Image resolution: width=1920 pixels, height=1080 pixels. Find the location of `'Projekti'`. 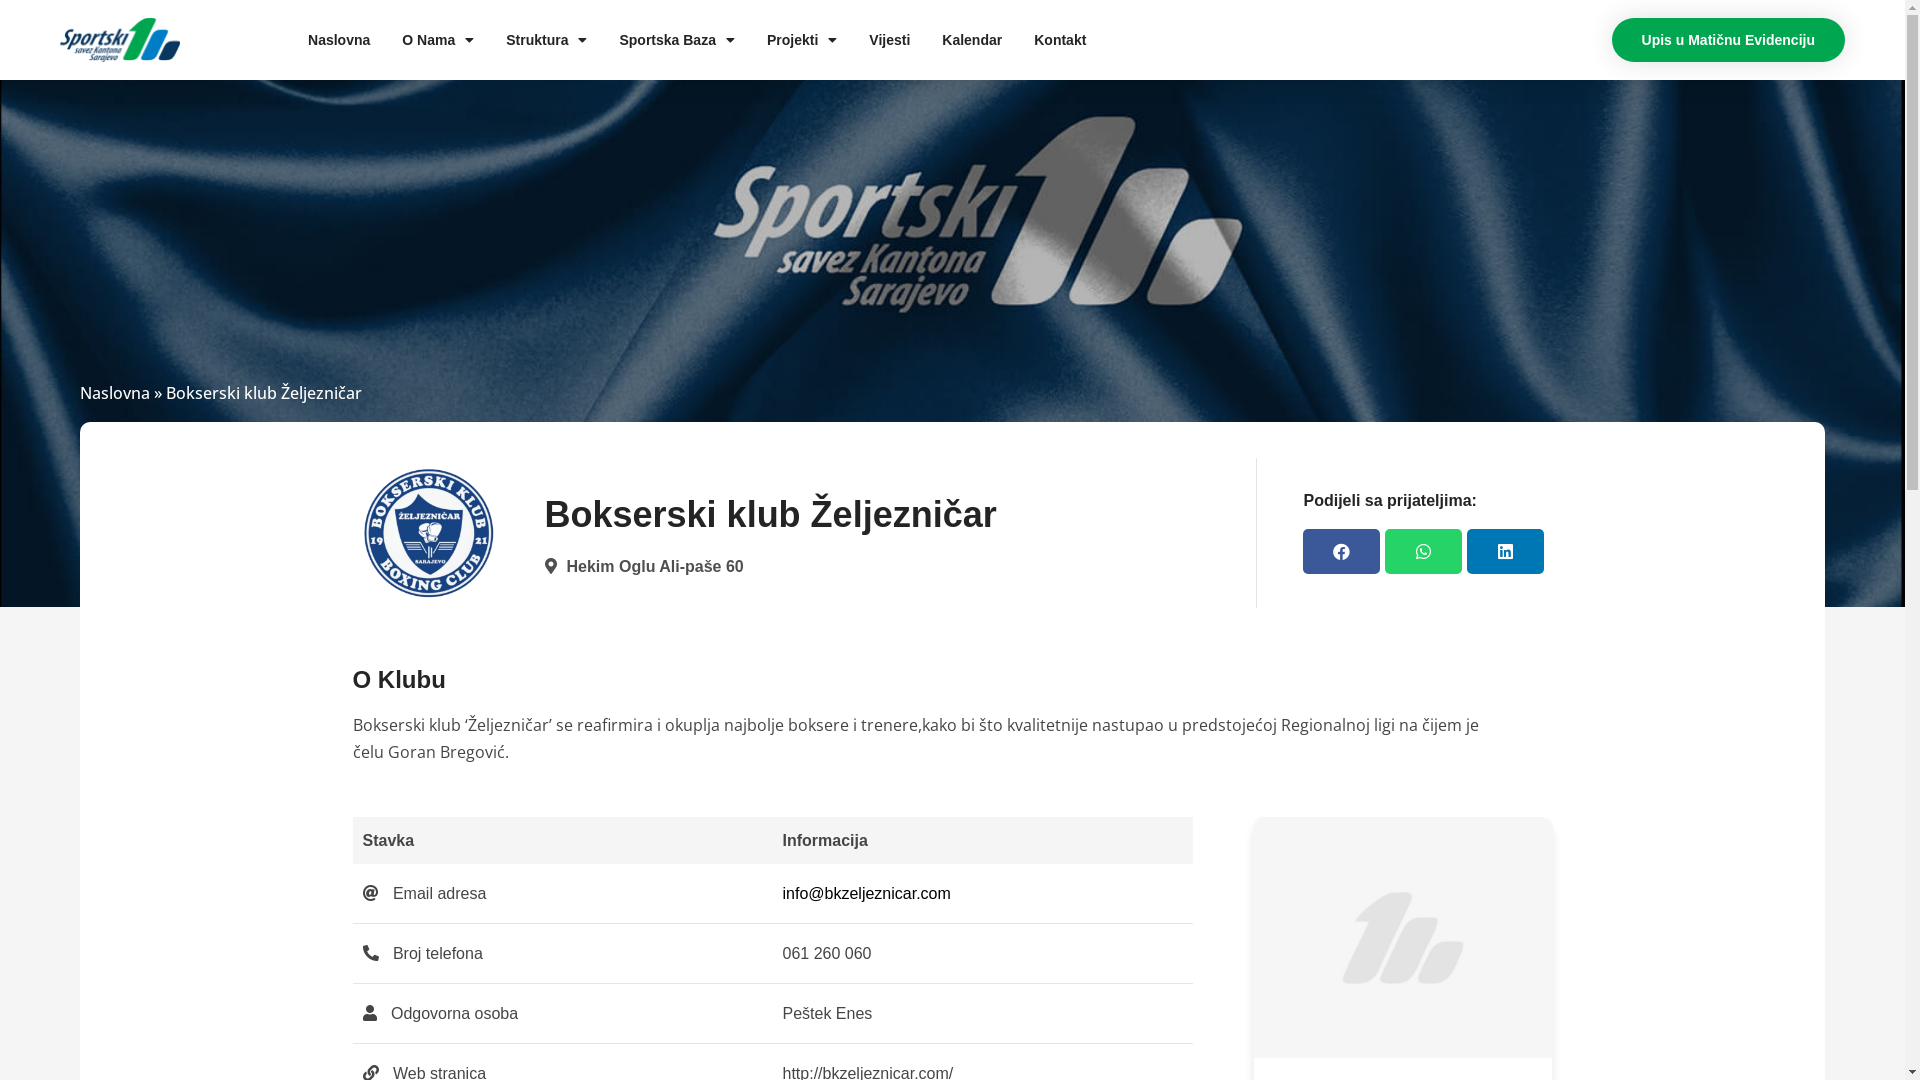

'Projekti' is located at coordinates (801, 39).